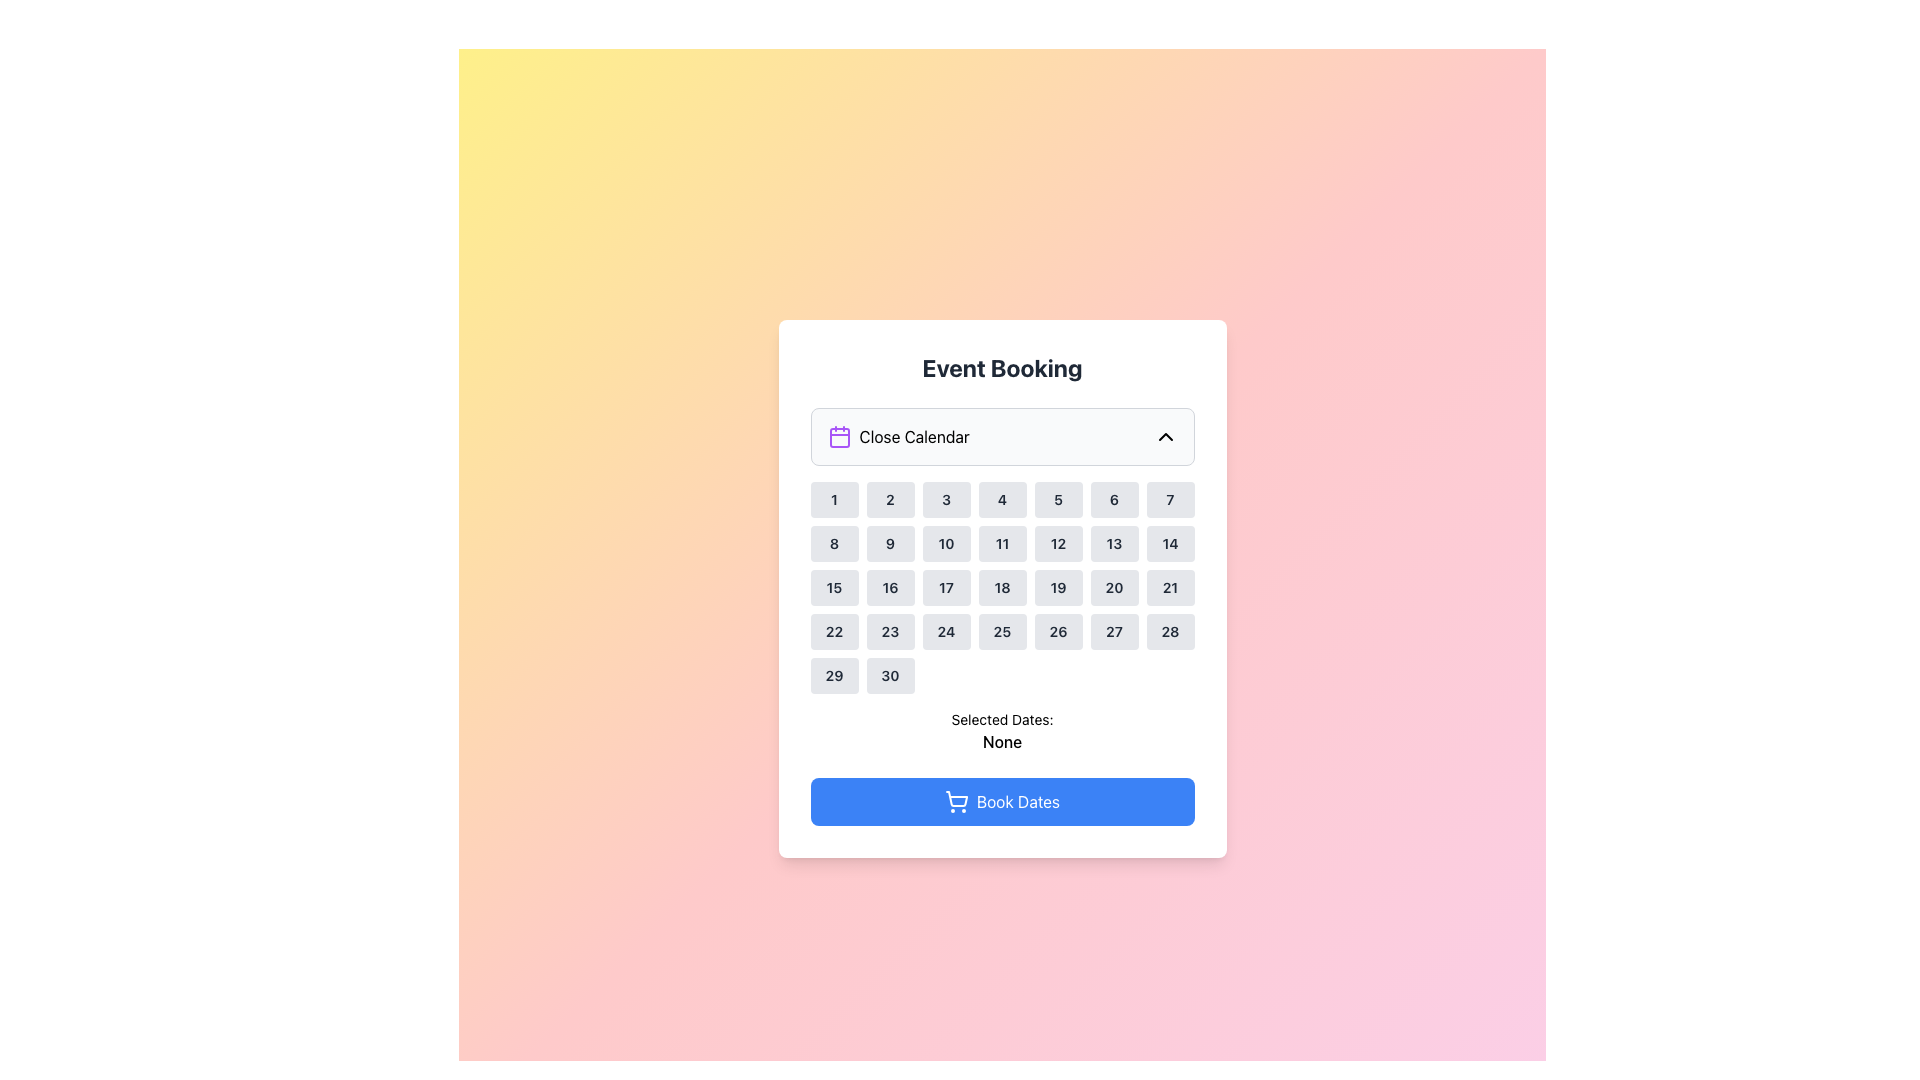 The height and width of the screenshot is (1080, 1920). Describe the element at coordinates (1002, 499) in the screenshot. I see `the square button with a soft gray background and bold black text '4'` at that location.